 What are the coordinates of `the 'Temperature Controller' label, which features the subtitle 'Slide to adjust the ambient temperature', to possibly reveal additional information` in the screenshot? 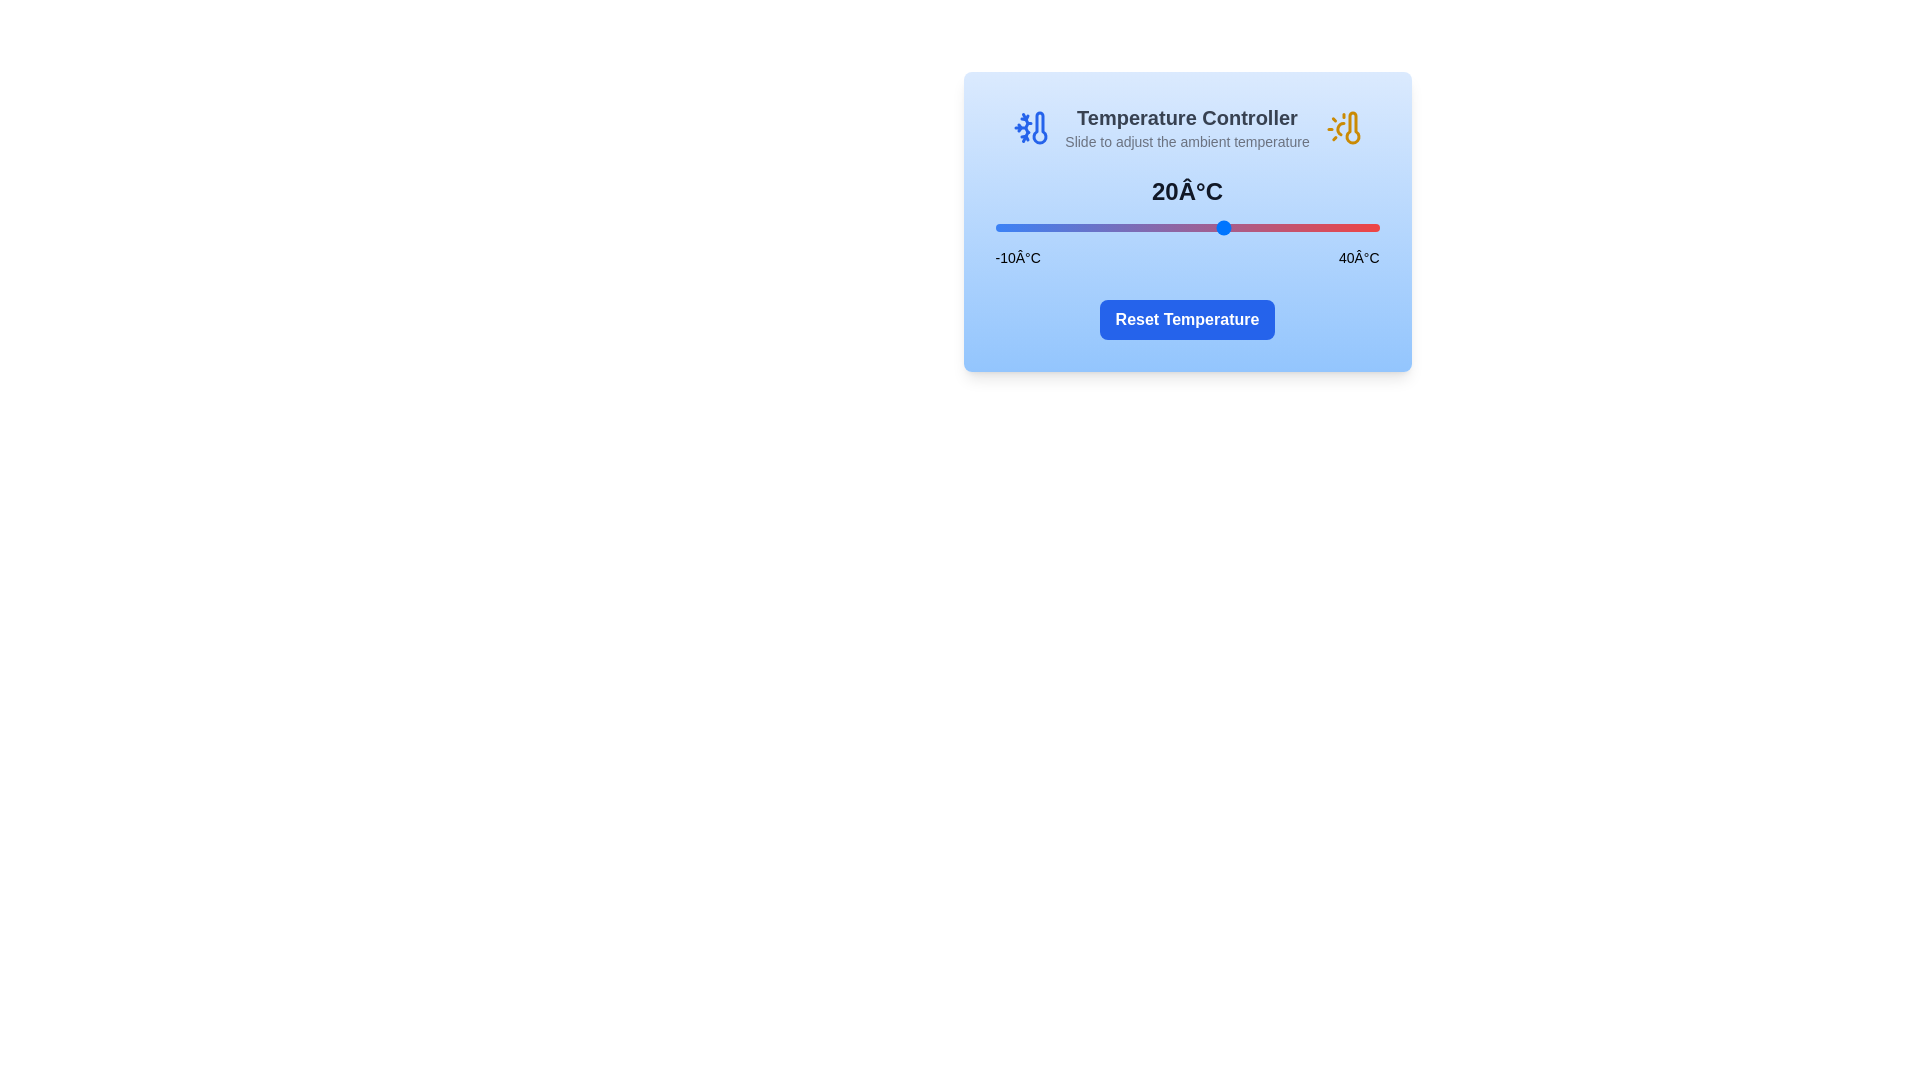 It's located at (1187, 127).